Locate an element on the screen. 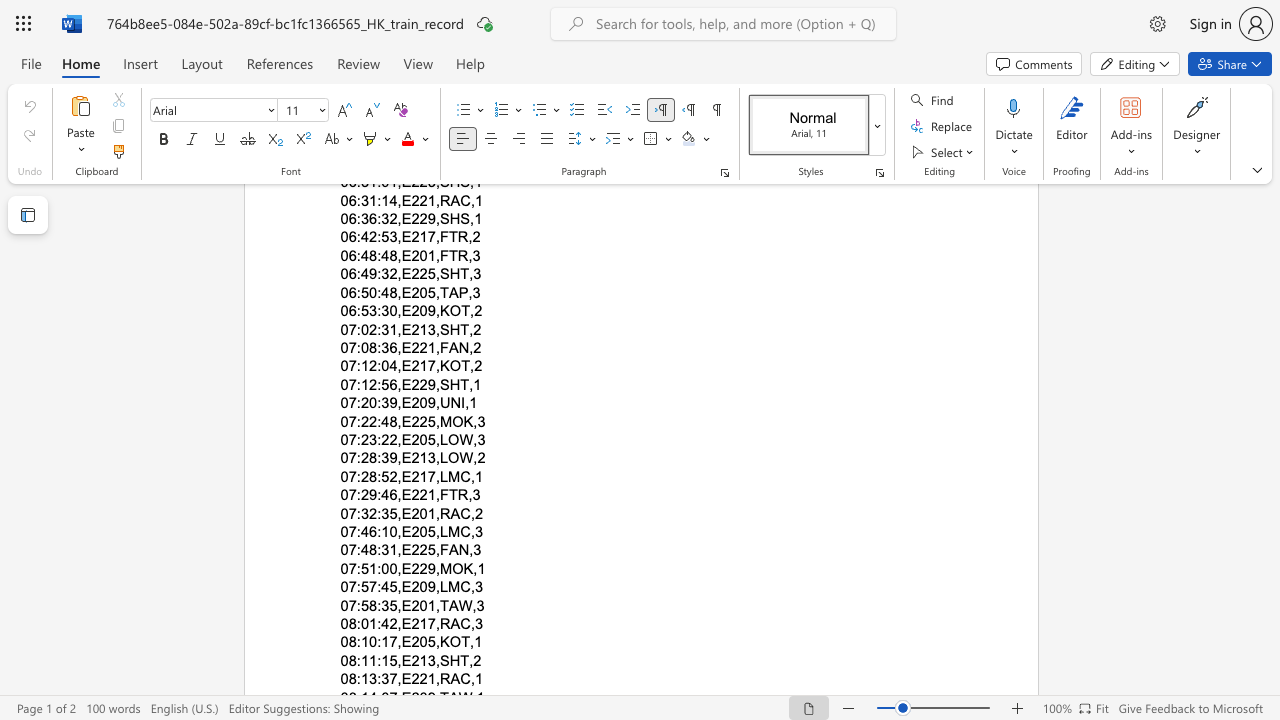 This screenshot has height=720, width=1280. the space between the continuous character "T" and "," in the text is located at coordinates (467, 660).